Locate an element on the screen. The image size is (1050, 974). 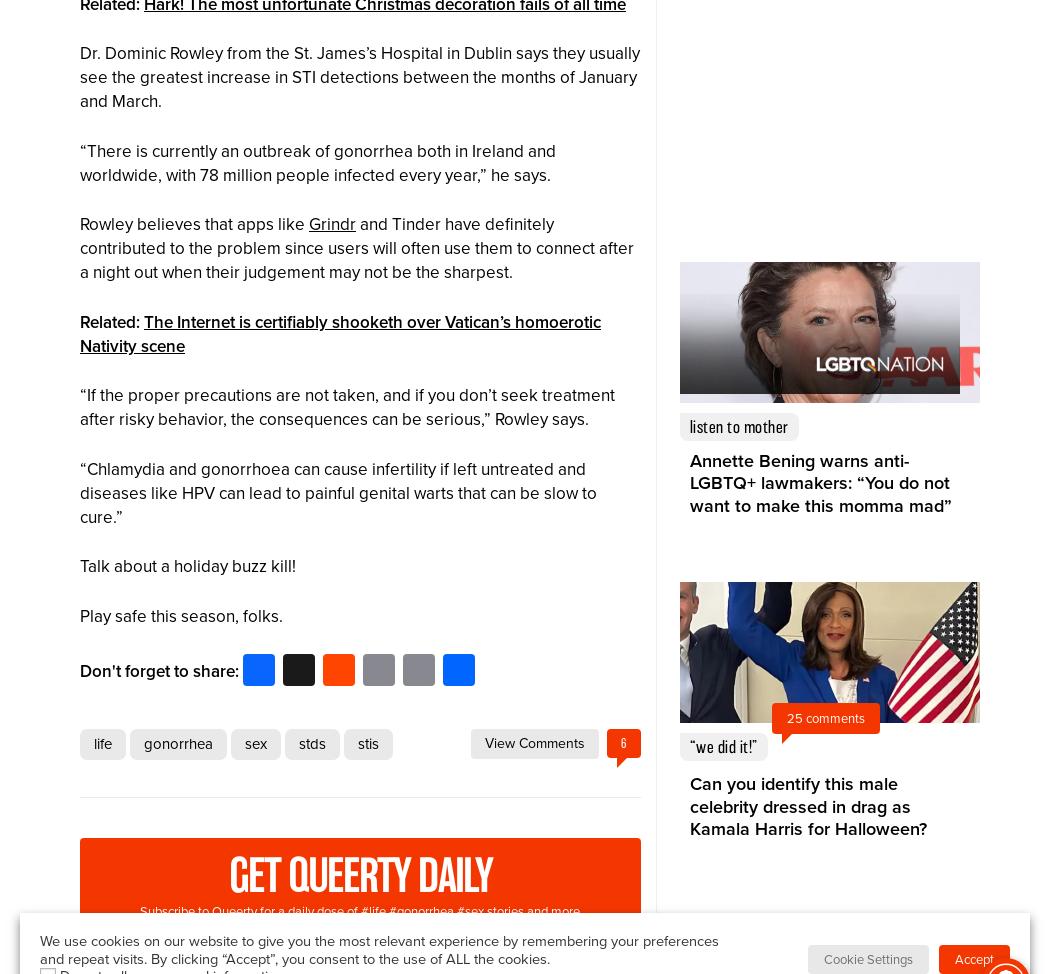
'Don't forget to share:' is located at coordinates (80, 670).